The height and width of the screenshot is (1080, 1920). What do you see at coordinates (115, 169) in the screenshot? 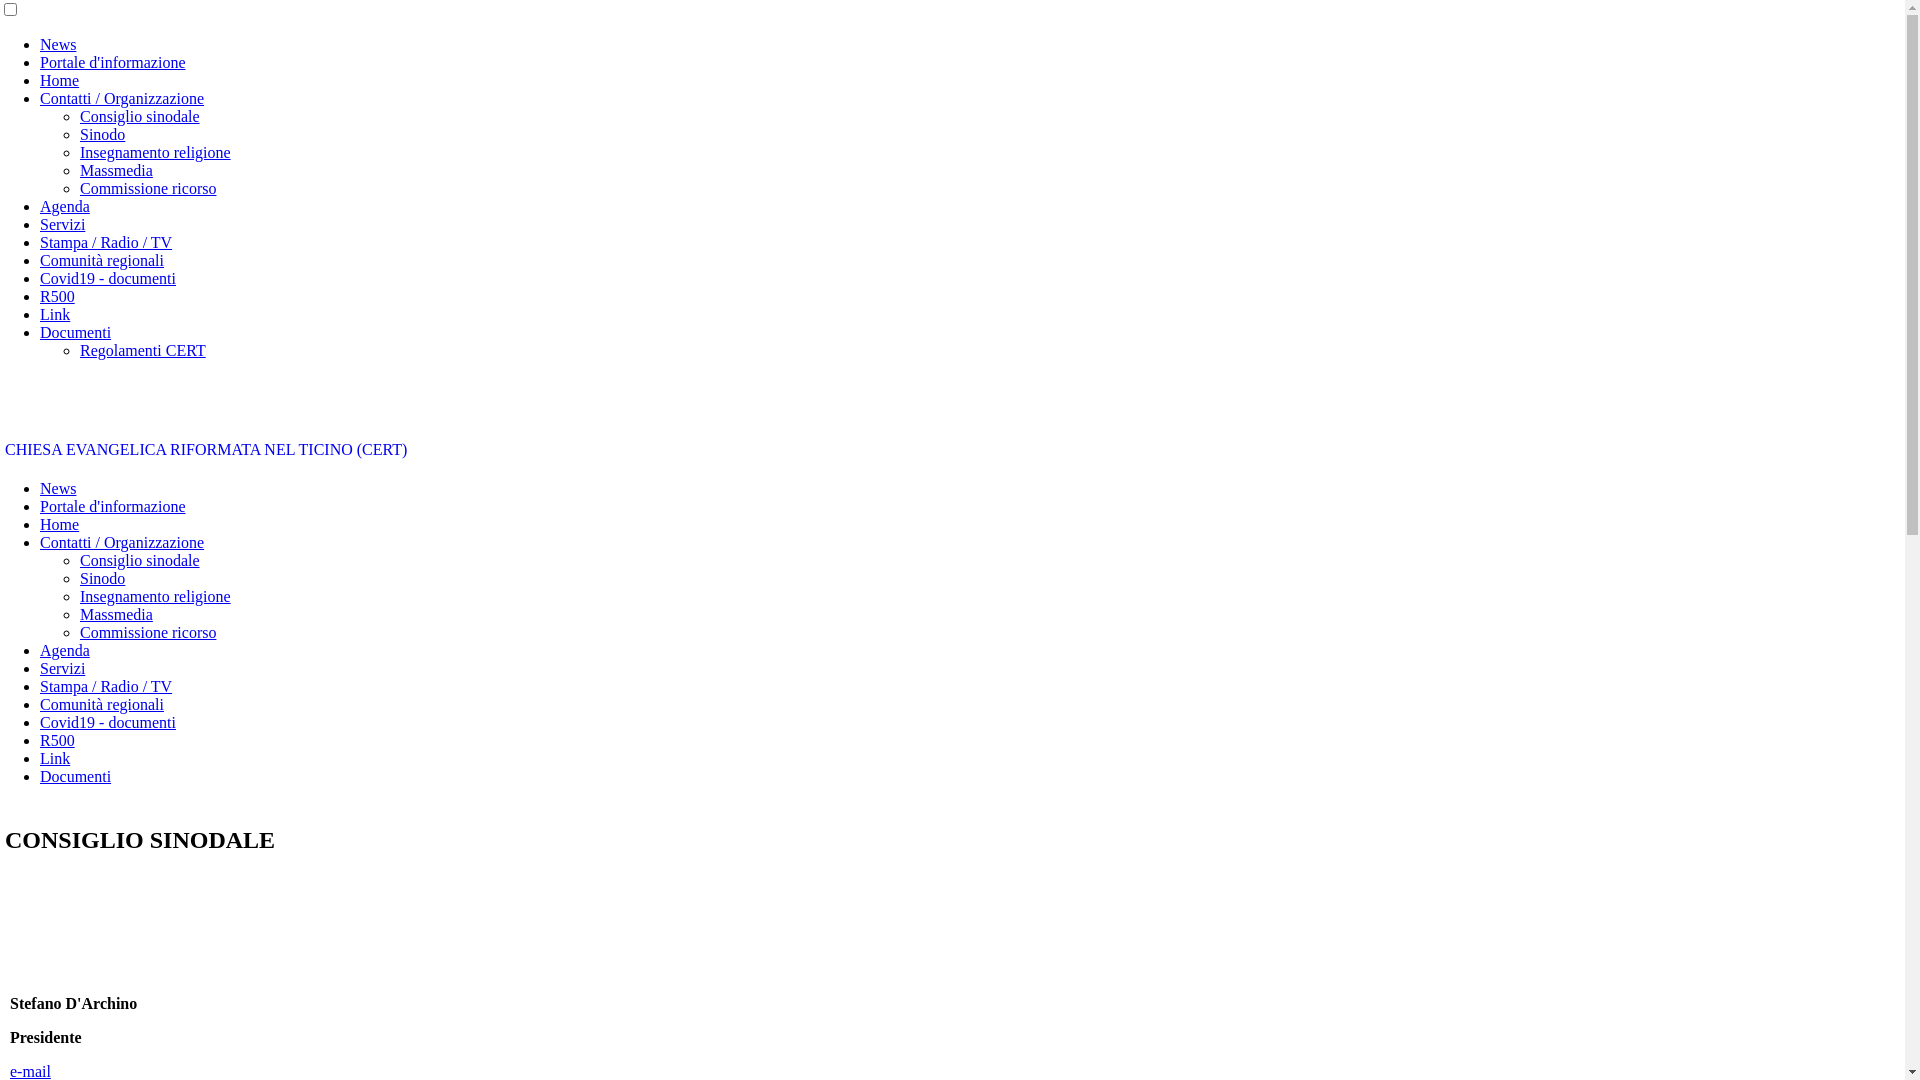
I see `'Massmedia'` at bounding box center [115, 169].